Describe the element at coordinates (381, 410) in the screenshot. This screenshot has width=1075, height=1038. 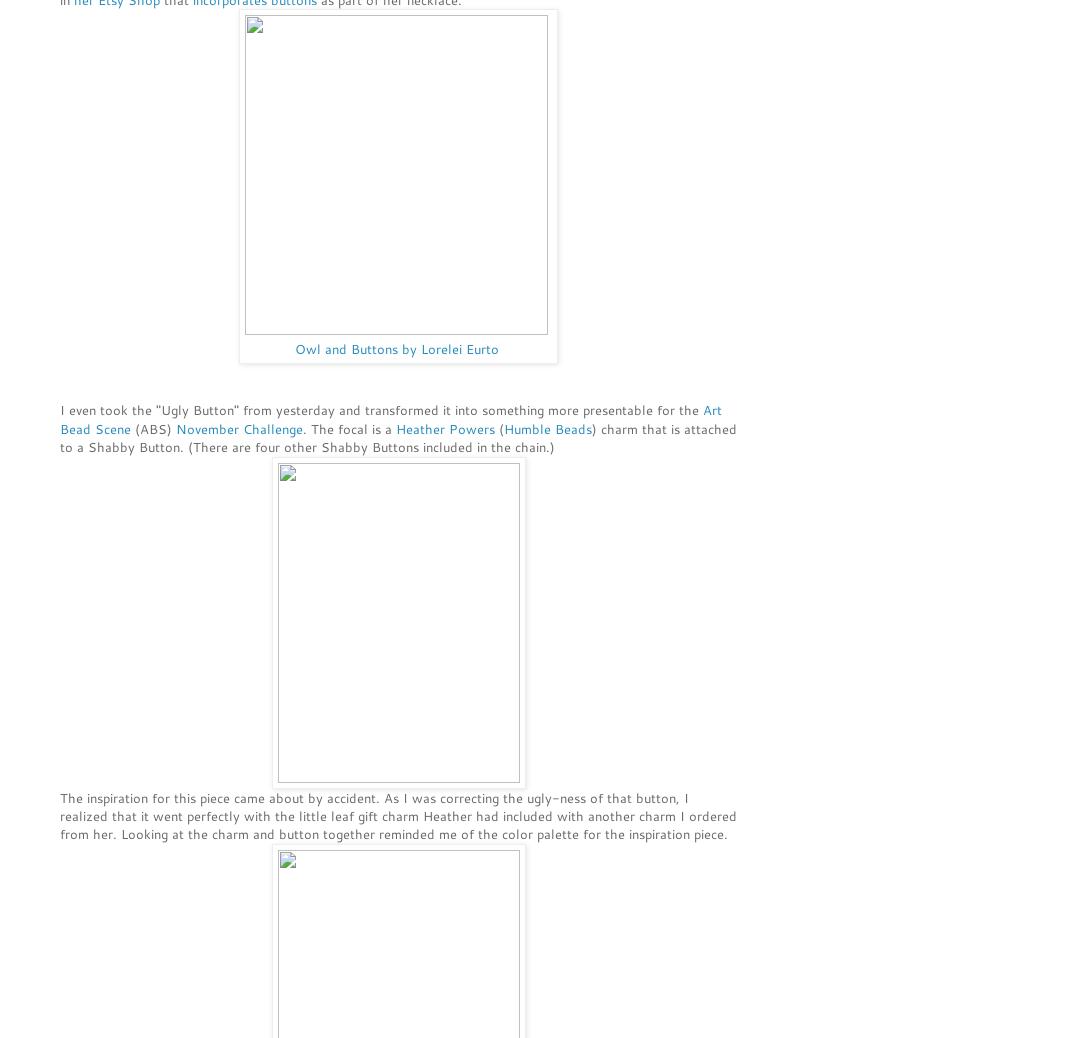
I see `'I even took the "Ugly Button" from yesterday and transformed it into something more presentable for the'` at that location.